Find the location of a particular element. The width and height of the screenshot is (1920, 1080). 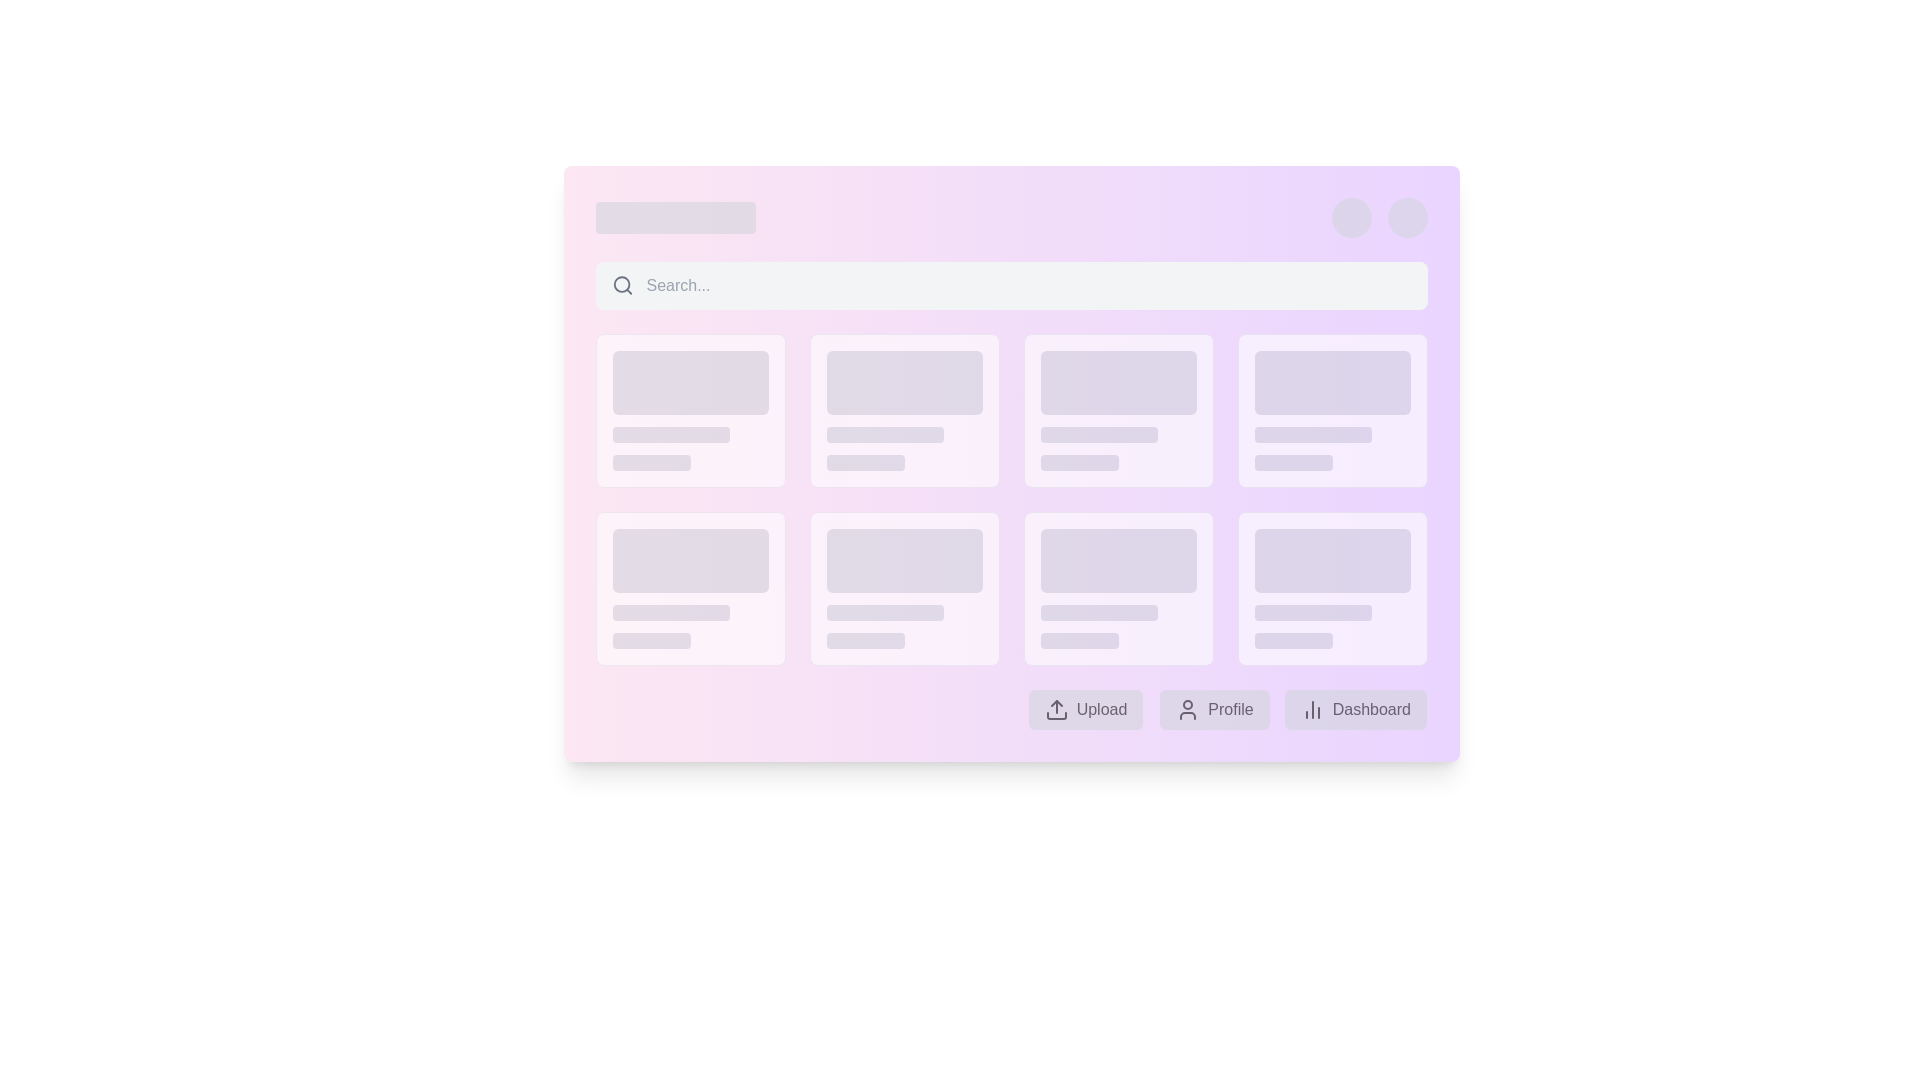

the Loading placeholder card located in the second column of the first row, which acts as a placeholder during loading sequences is located at coordinates (690, 410).